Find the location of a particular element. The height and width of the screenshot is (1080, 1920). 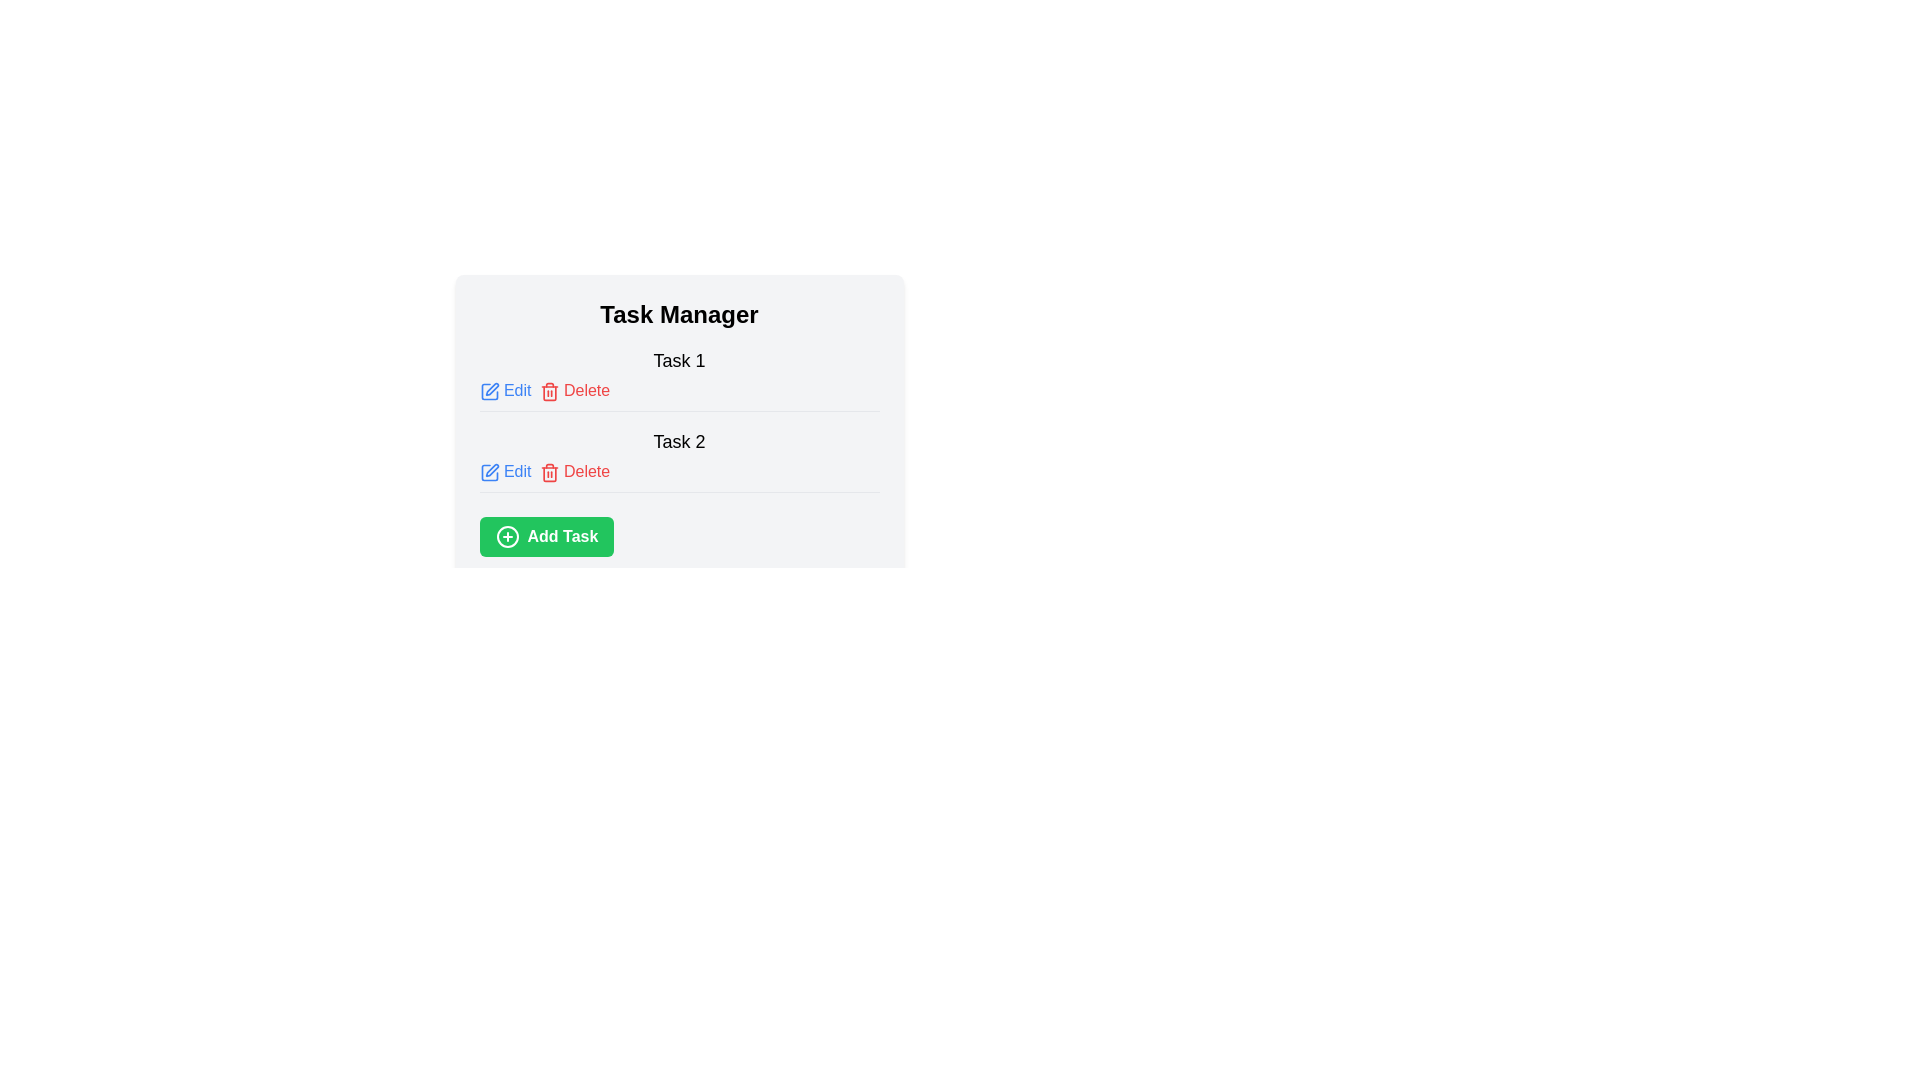

the leftmost circular SVG icon within the 'Add Task' button is located at coordinates (507, 535).